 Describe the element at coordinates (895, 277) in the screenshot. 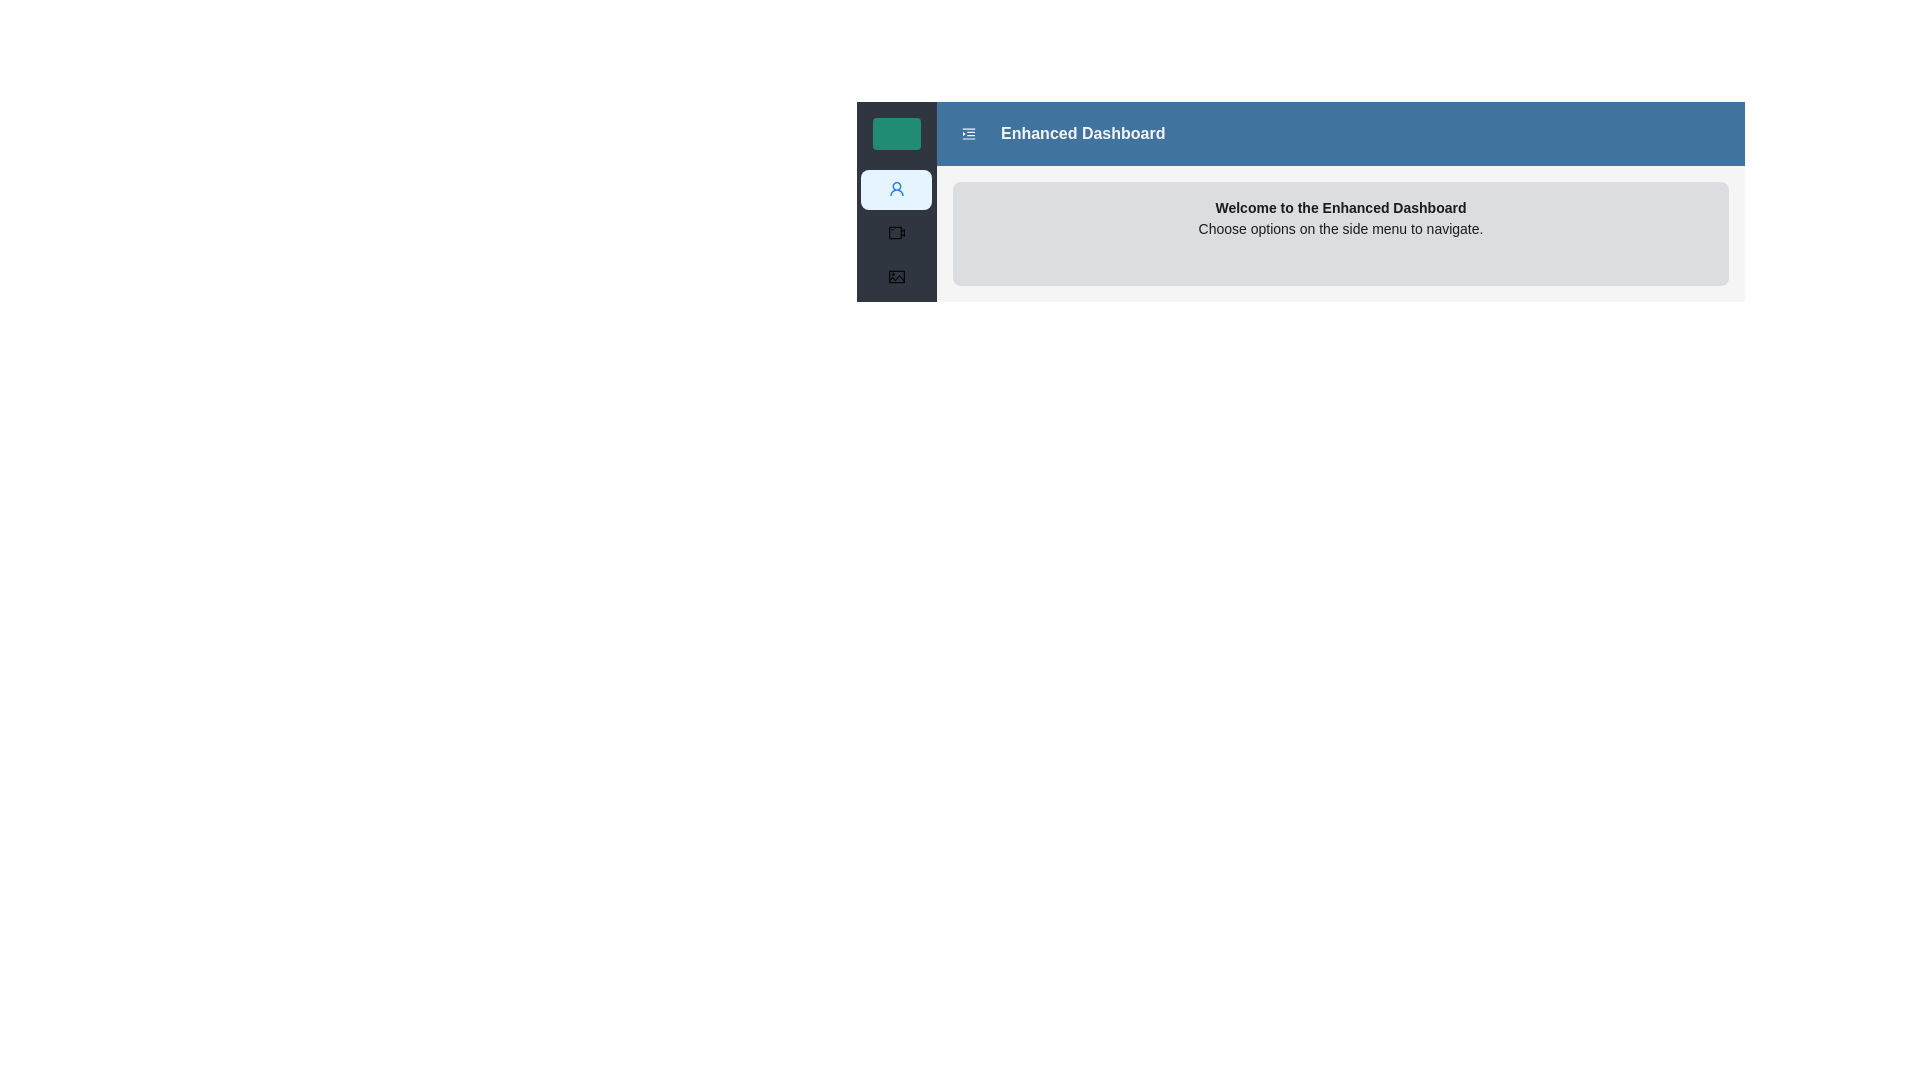

I see `the small dark gray icon representing a picture frame` at that location.